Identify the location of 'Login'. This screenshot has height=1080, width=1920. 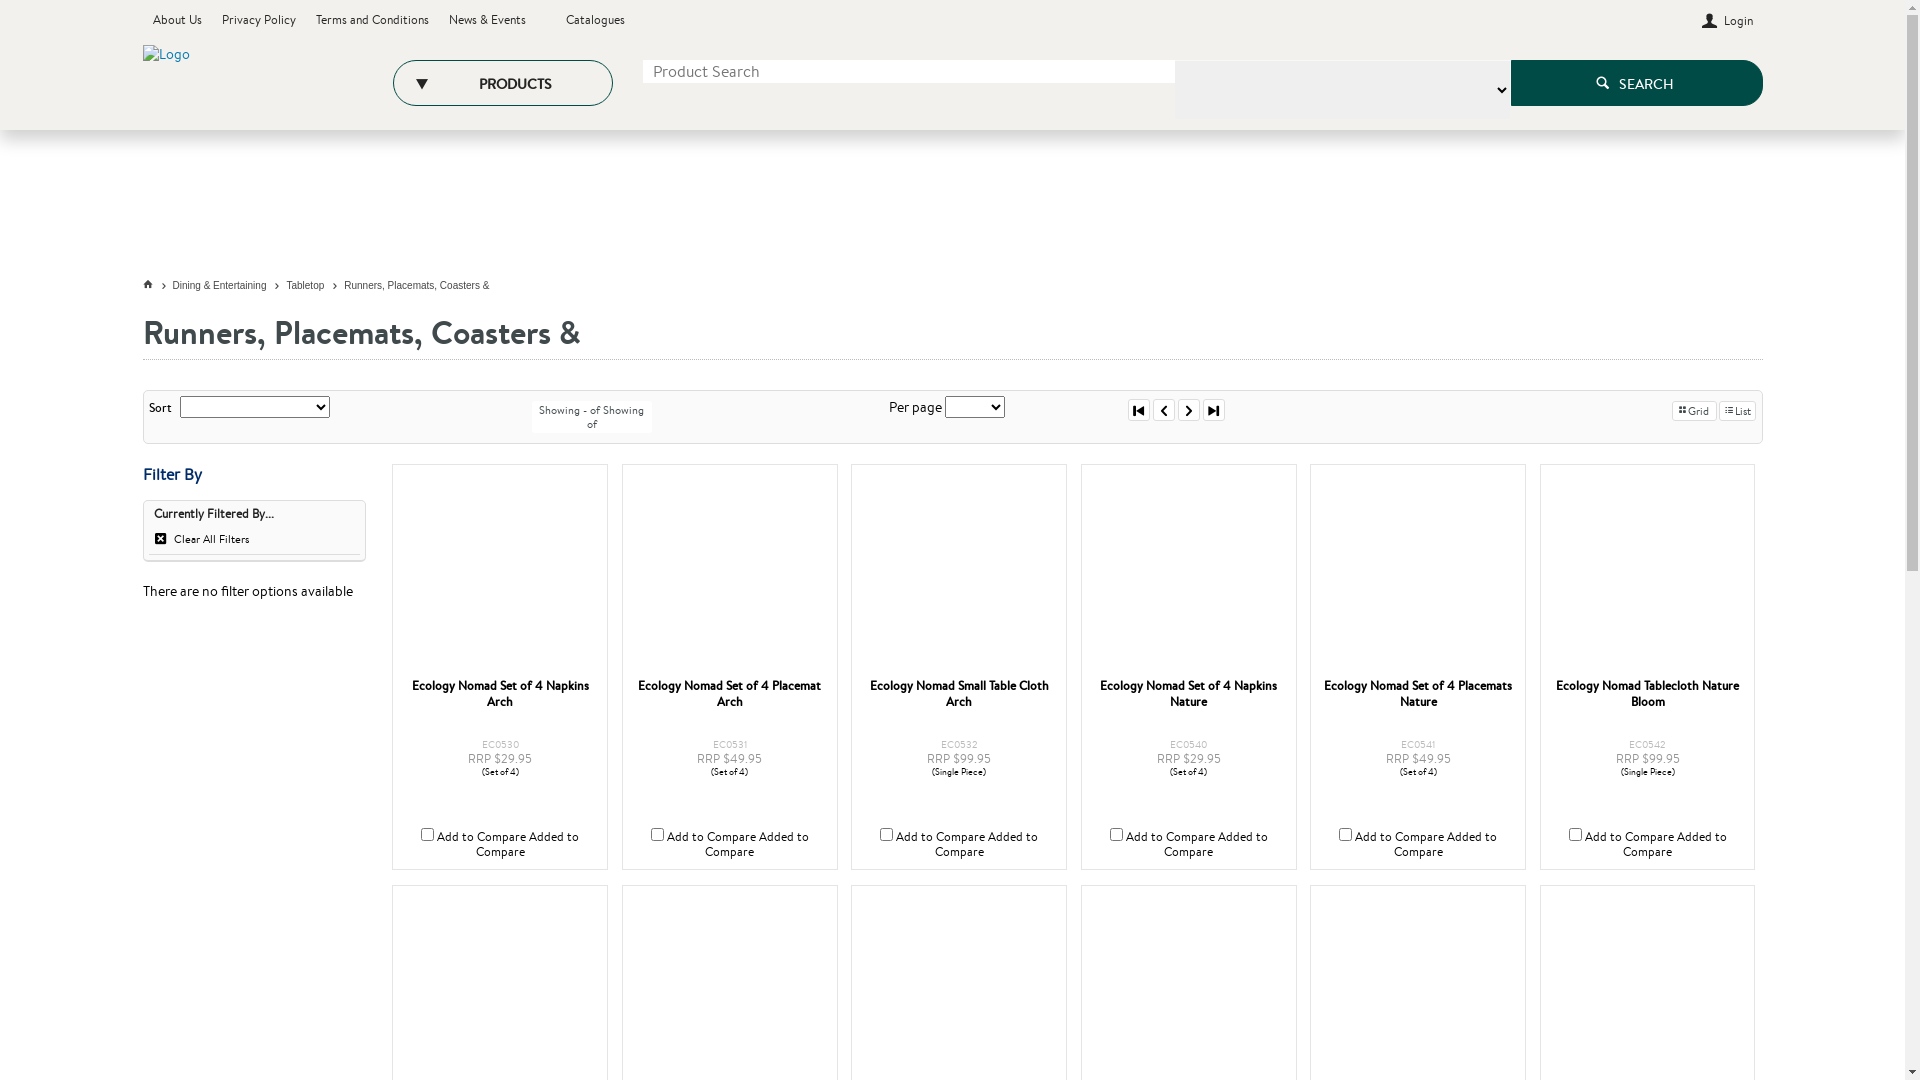
(1726, 19).